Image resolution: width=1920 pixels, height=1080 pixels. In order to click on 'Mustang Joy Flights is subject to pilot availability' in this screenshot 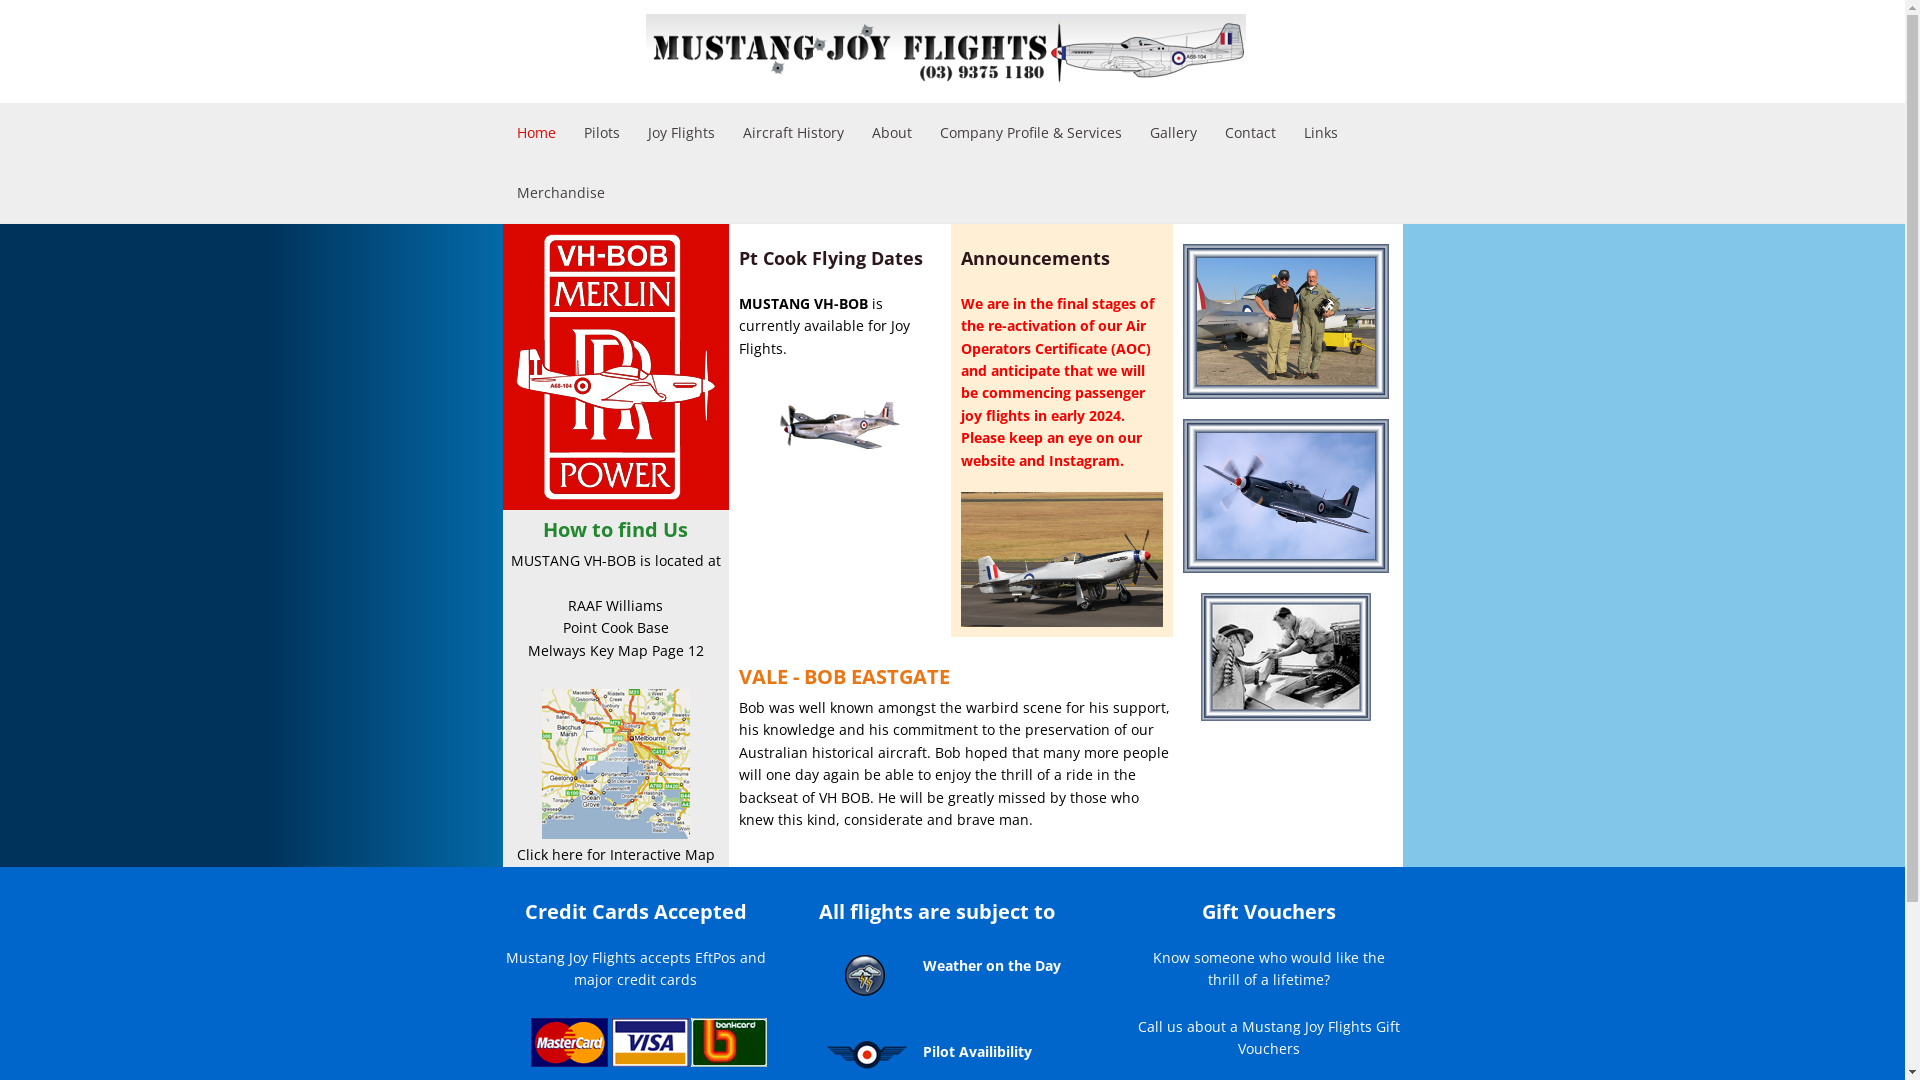, I will do `click(867, 1054)`.